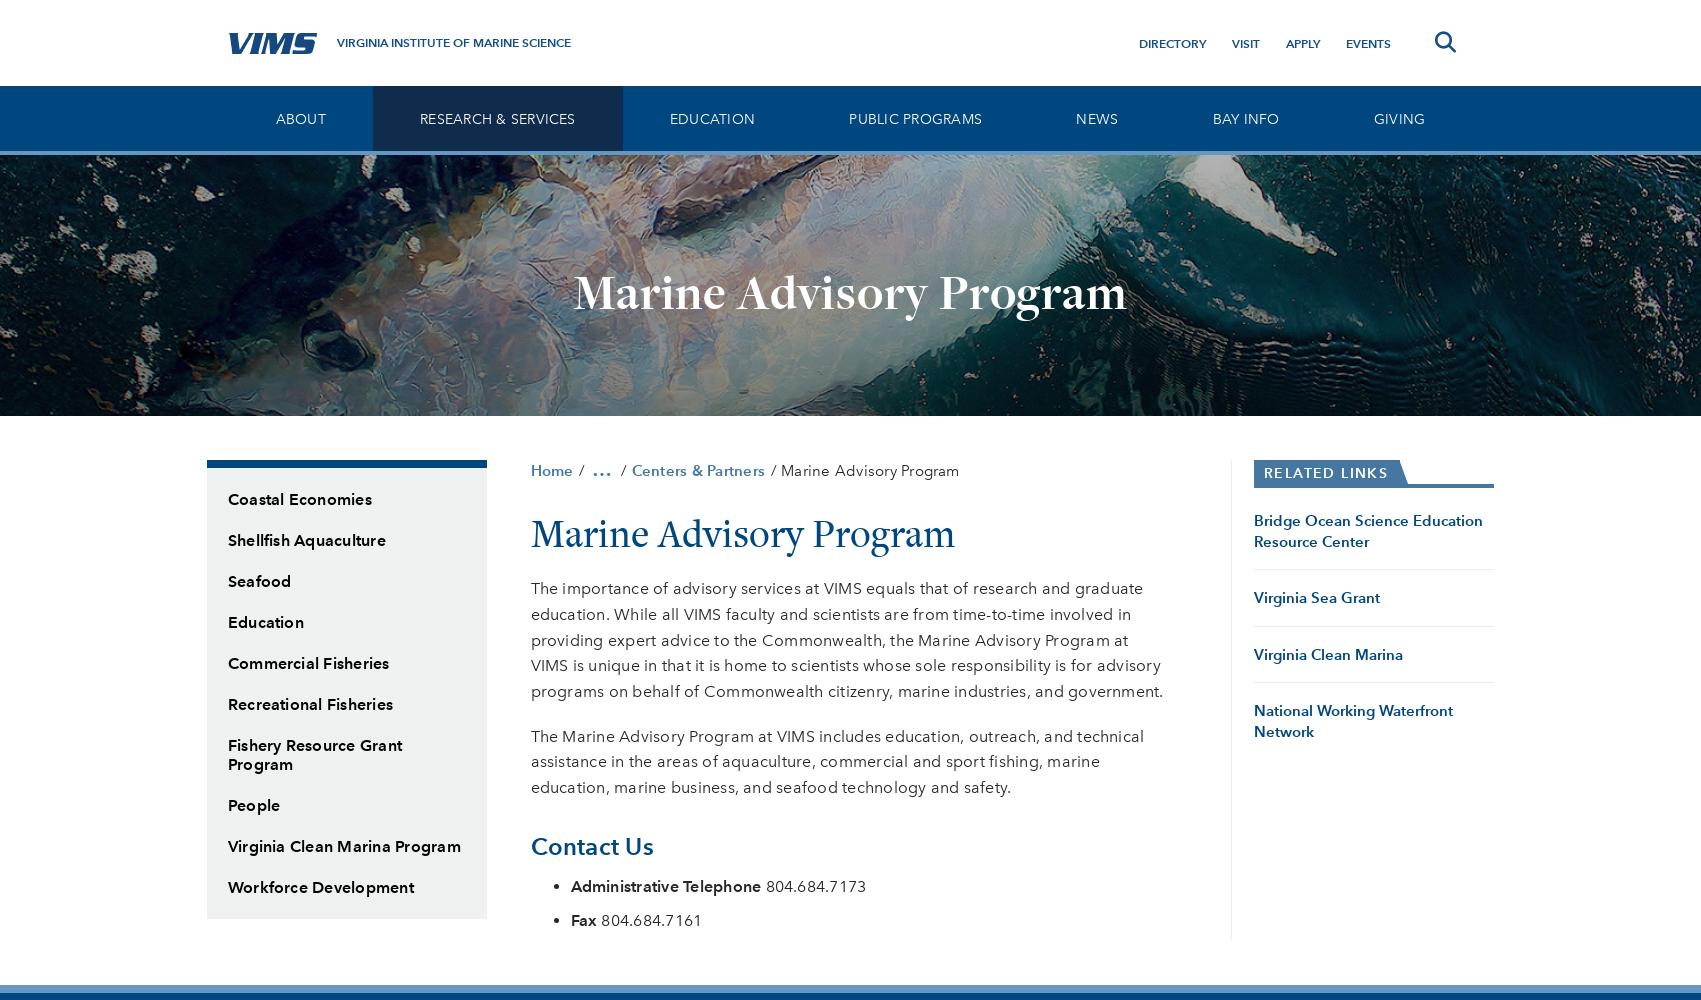 The image size is (1701, 1000). What do you see at coordinates (1352, 719) in the screenshot?
I see `'National Working Waterfront Network'` at bounding box center [1352, 719].